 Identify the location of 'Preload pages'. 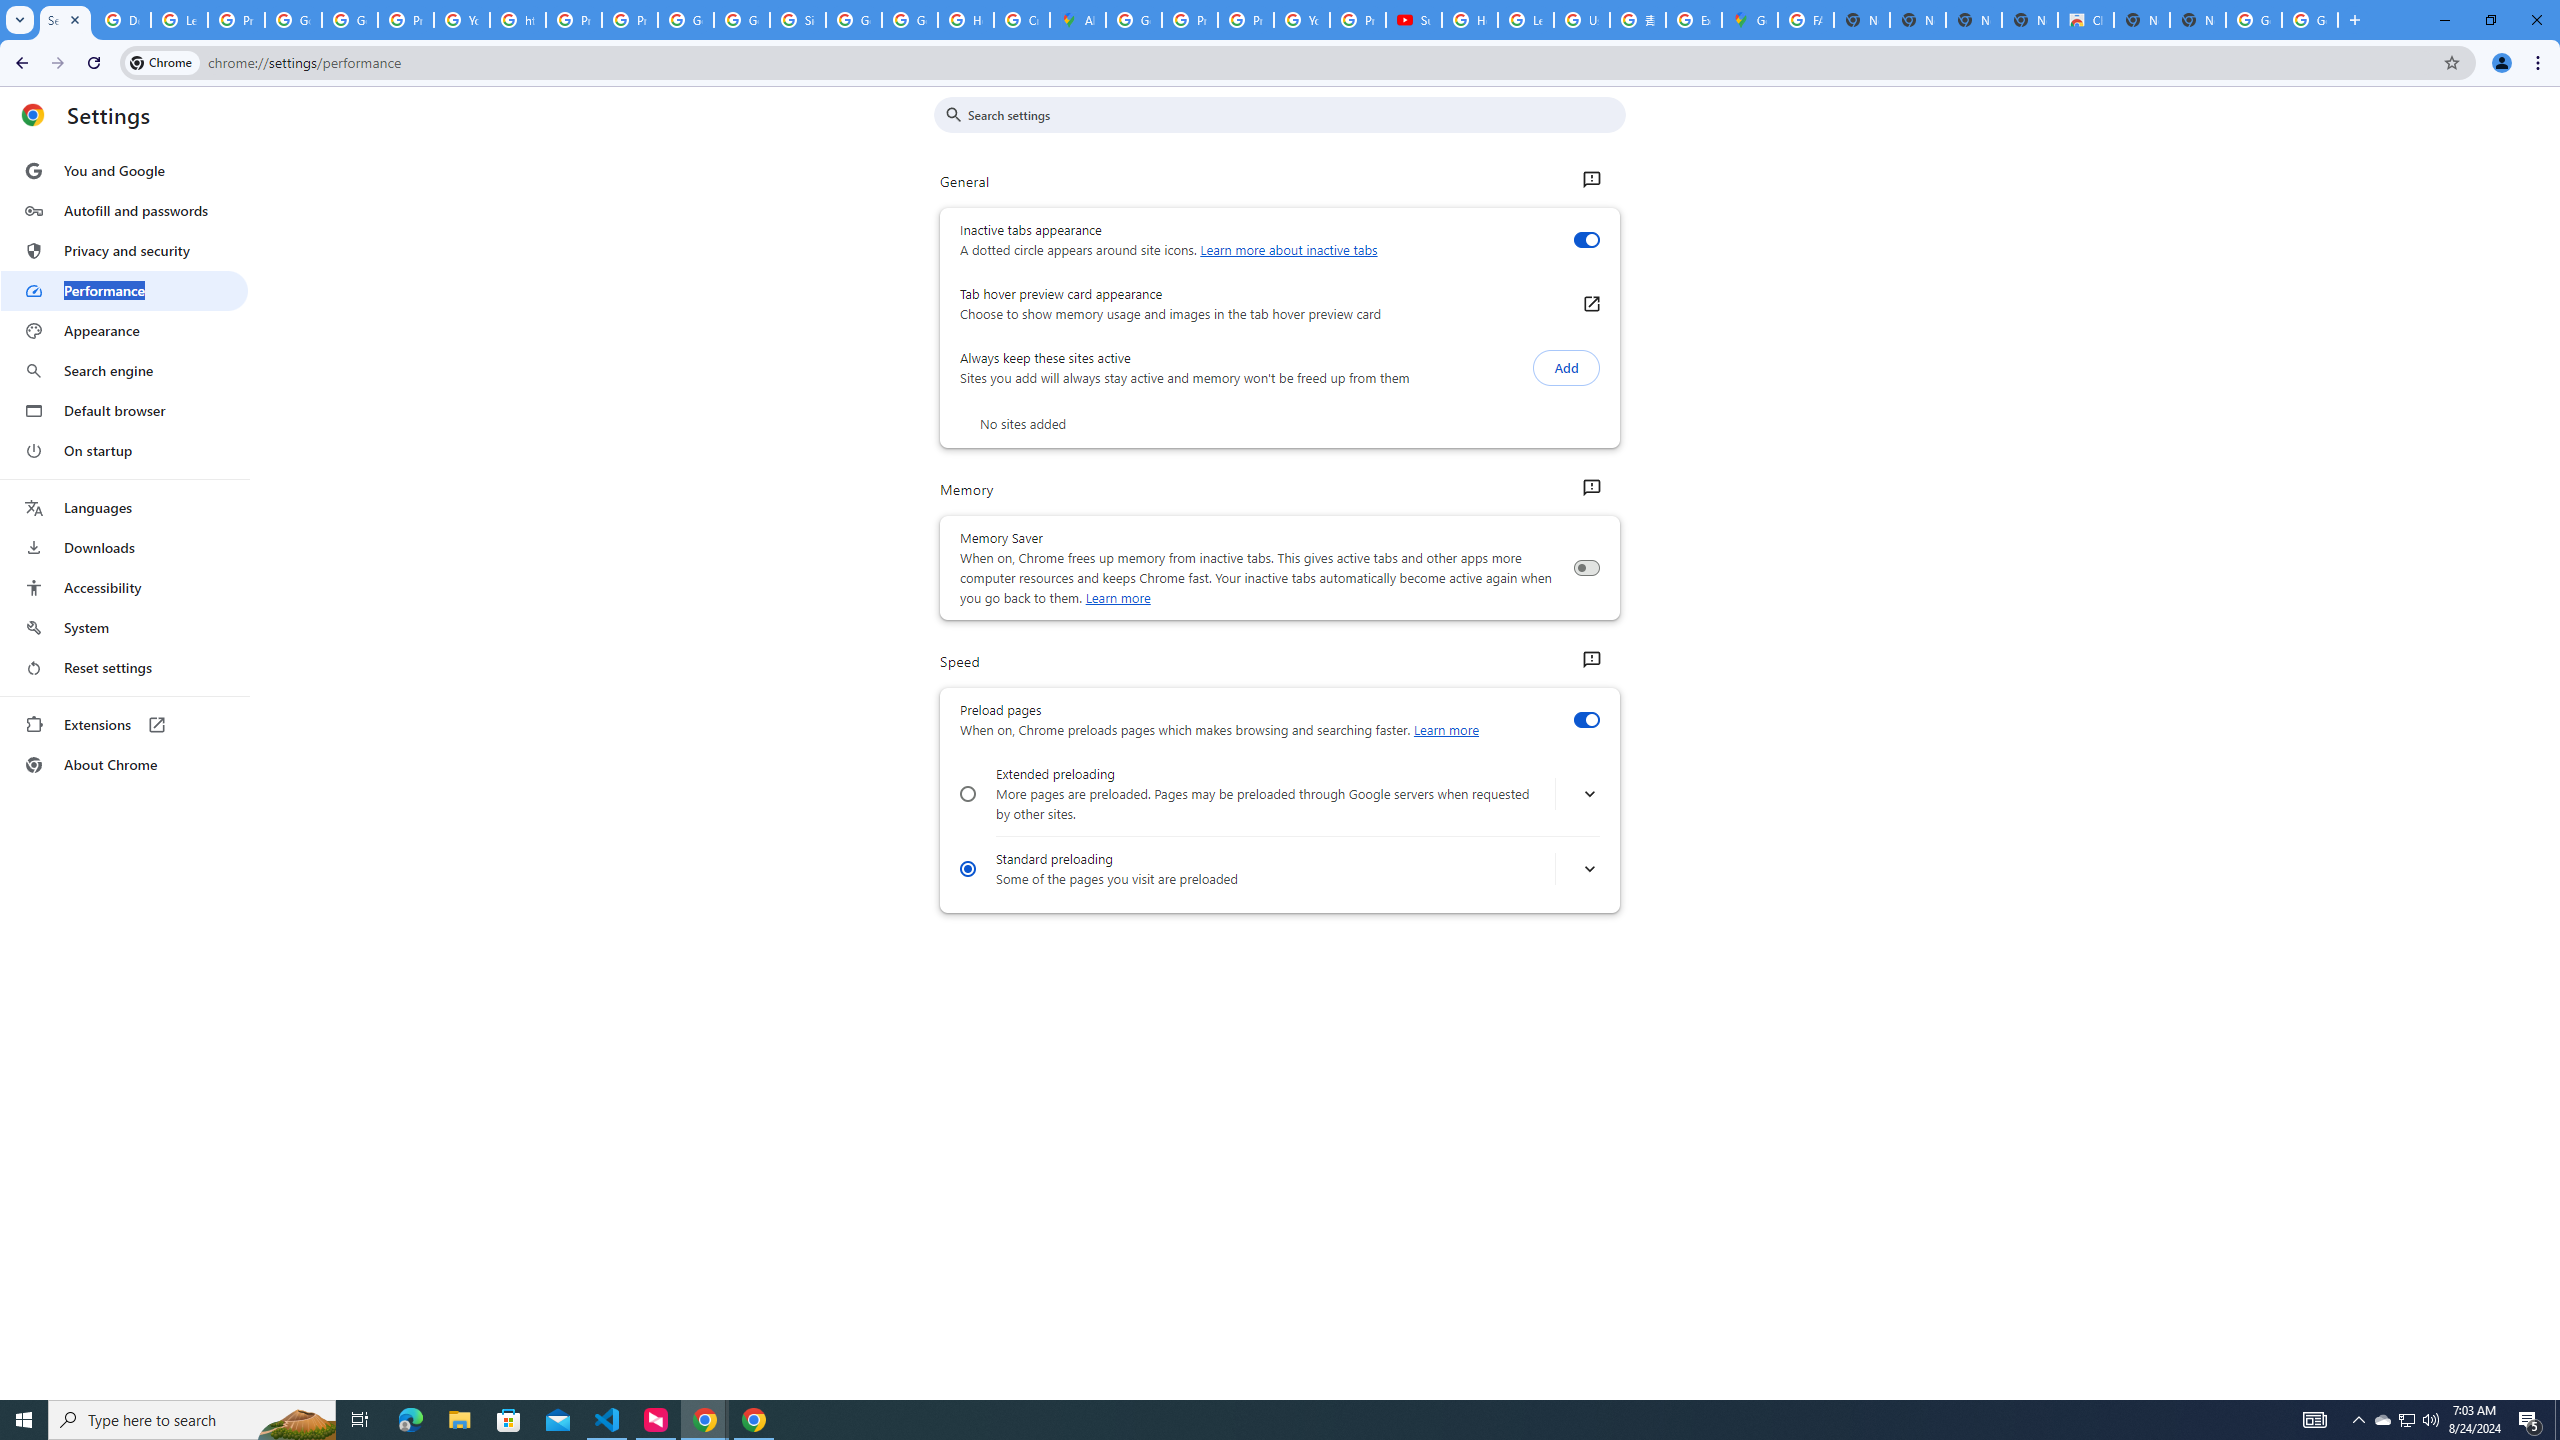
(1585, 720).